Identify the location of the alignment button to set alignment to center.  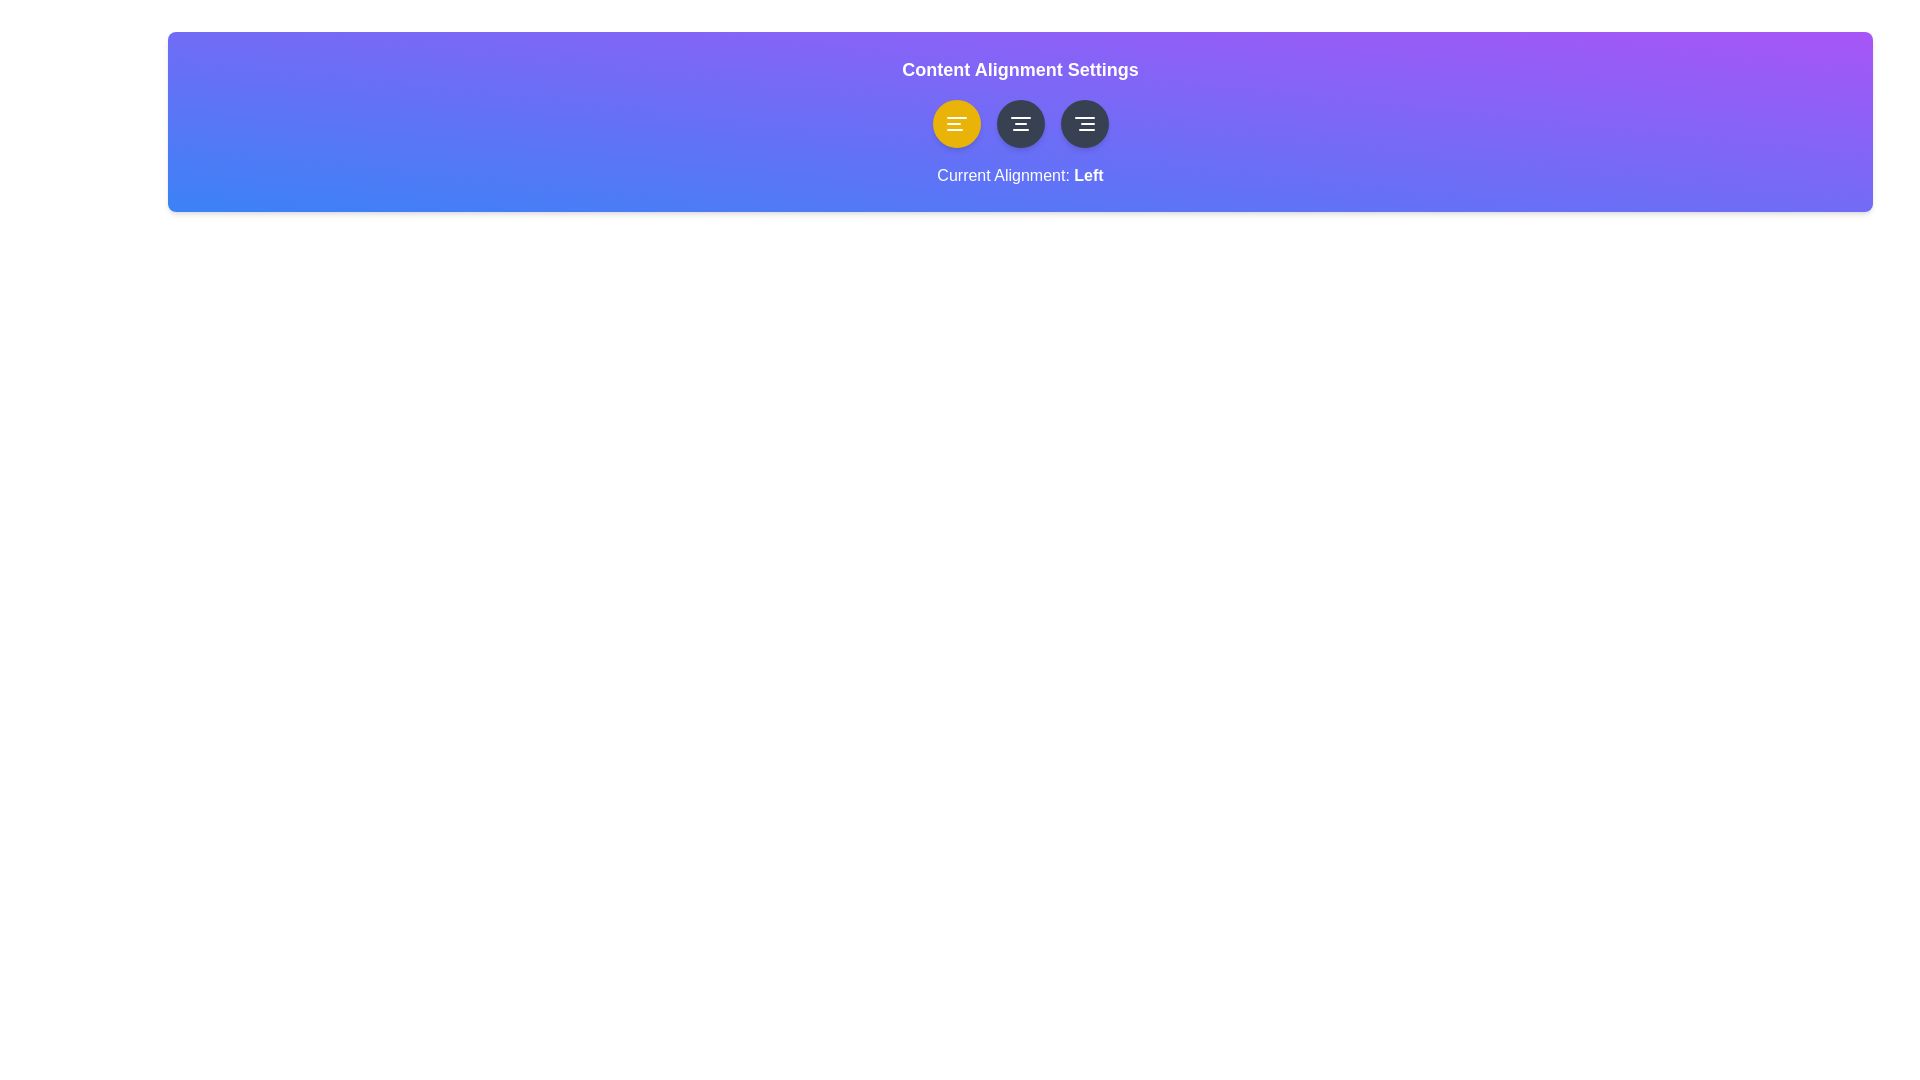
(1020, 123).